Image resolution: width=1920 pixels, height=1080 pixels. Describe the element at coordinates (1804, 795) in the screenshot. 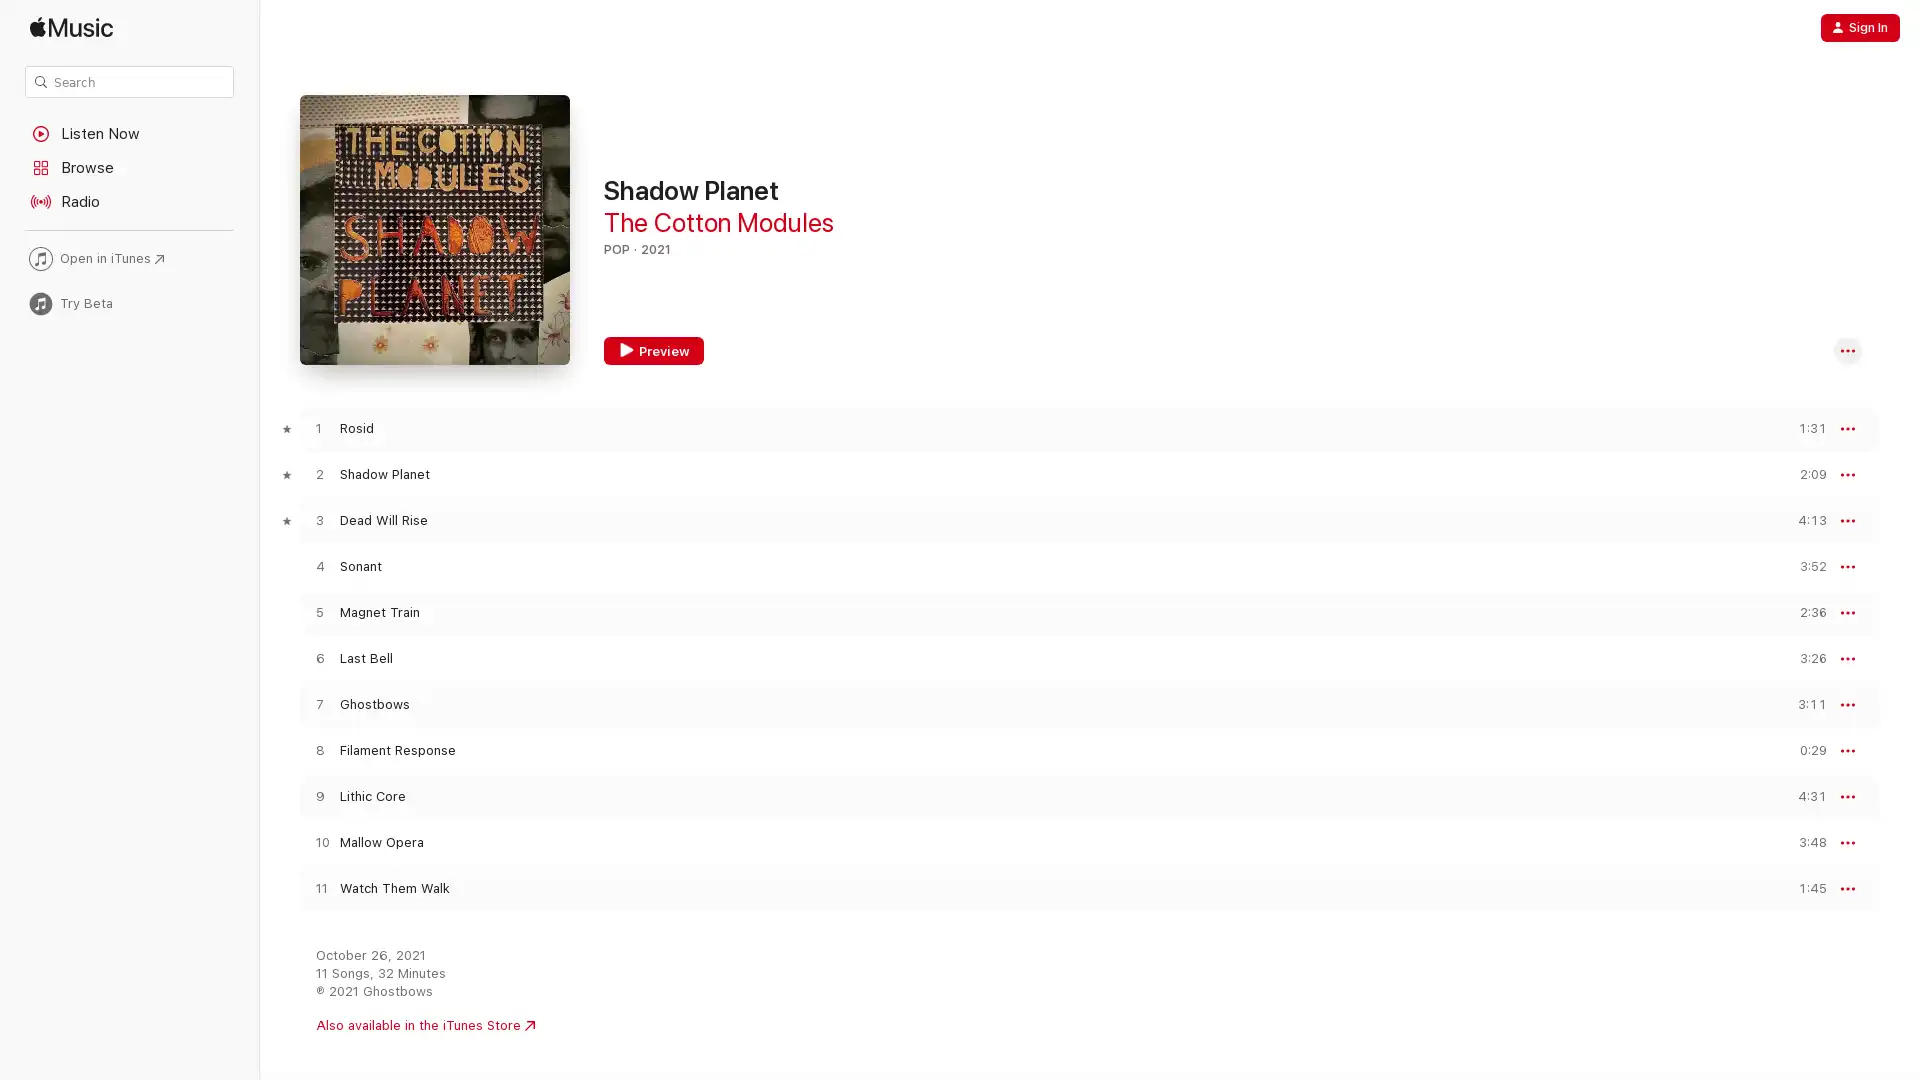

I see `Preview` at that location.